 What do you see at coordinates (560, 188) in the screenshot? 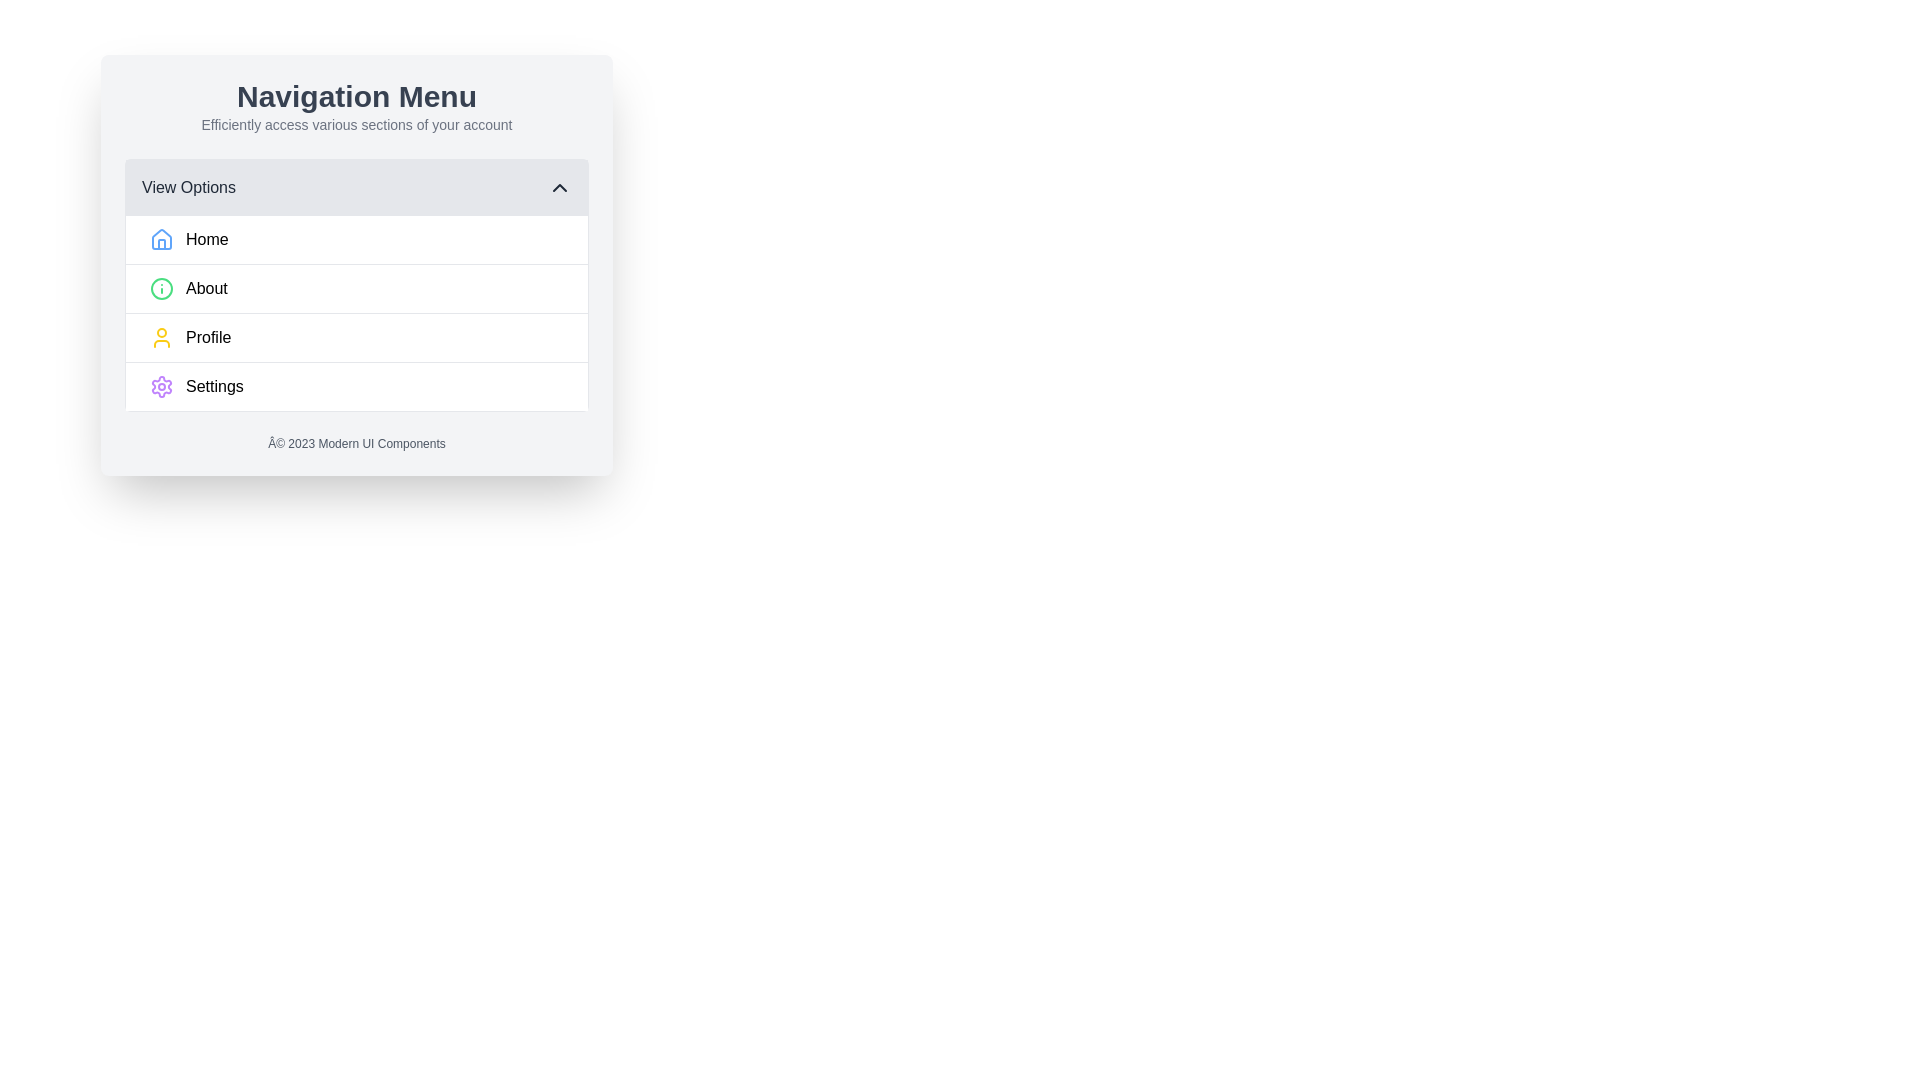
I see `the upward-facing chevron icon located to the far right of the 'View Options' bar for keyboard navigation` at bounding box center [560, 188].